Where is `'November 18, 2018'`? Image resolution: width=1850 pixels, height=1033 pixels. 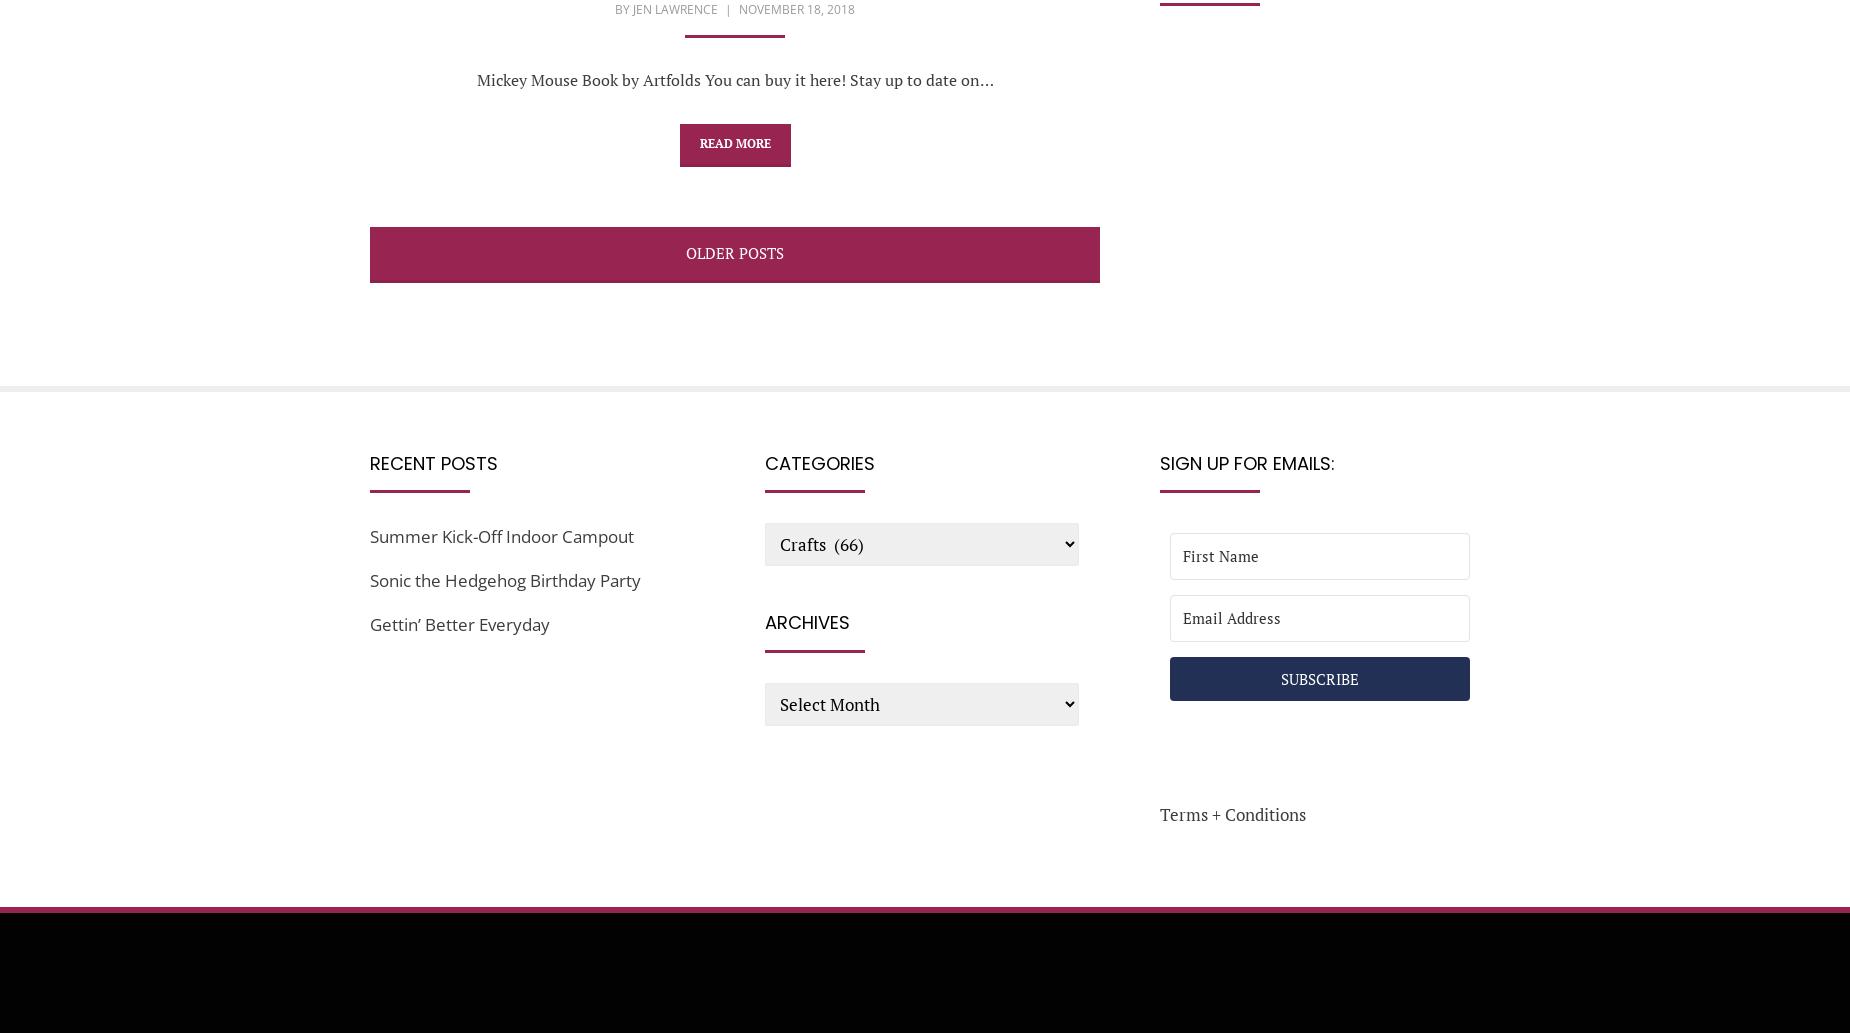
'November 18, 2018' is located at coordinates (796, 9).